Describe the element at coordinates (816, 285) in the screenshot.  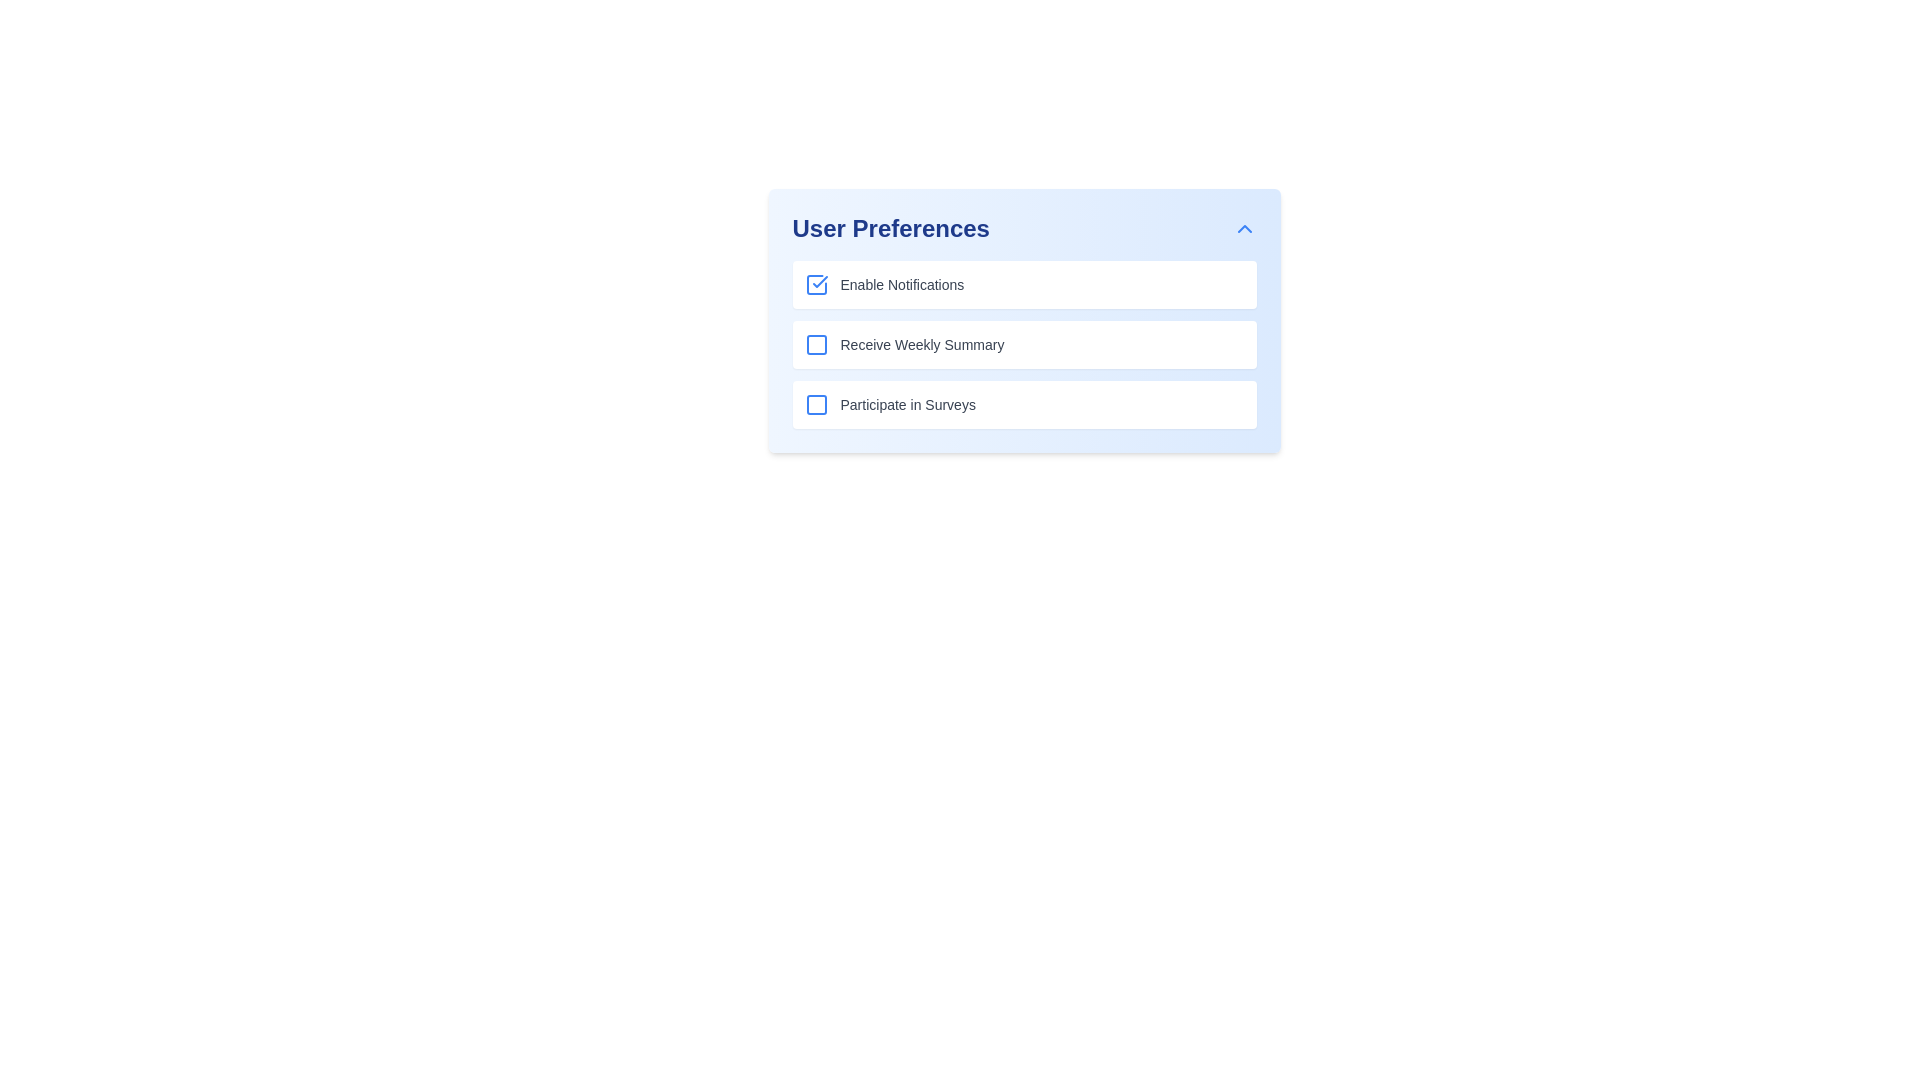
I see `the checkbox for 'Enable Notifications' located in the 'User Preferences' section` at that location.